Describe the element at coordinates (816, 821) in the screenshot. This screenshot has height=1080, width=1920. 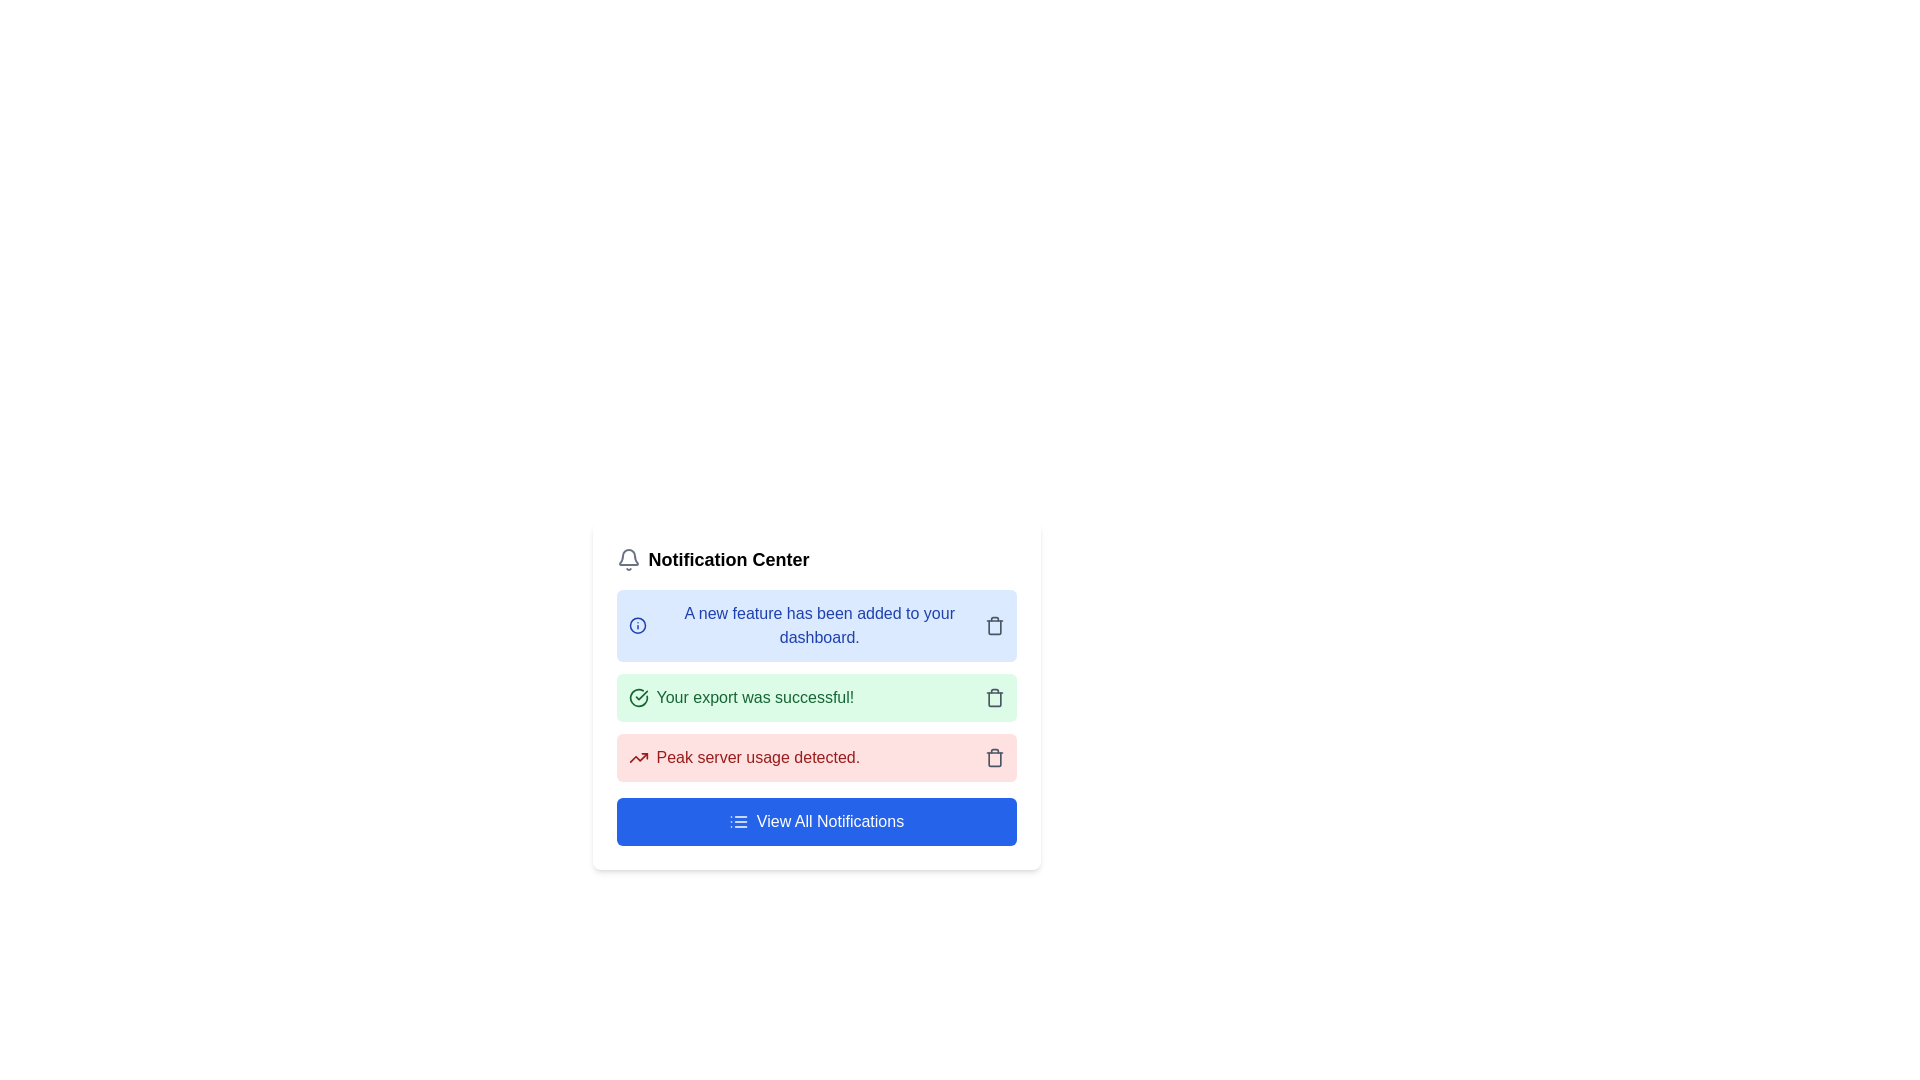
I see `the notifications button located at the bottom of the notification center card` at that location.